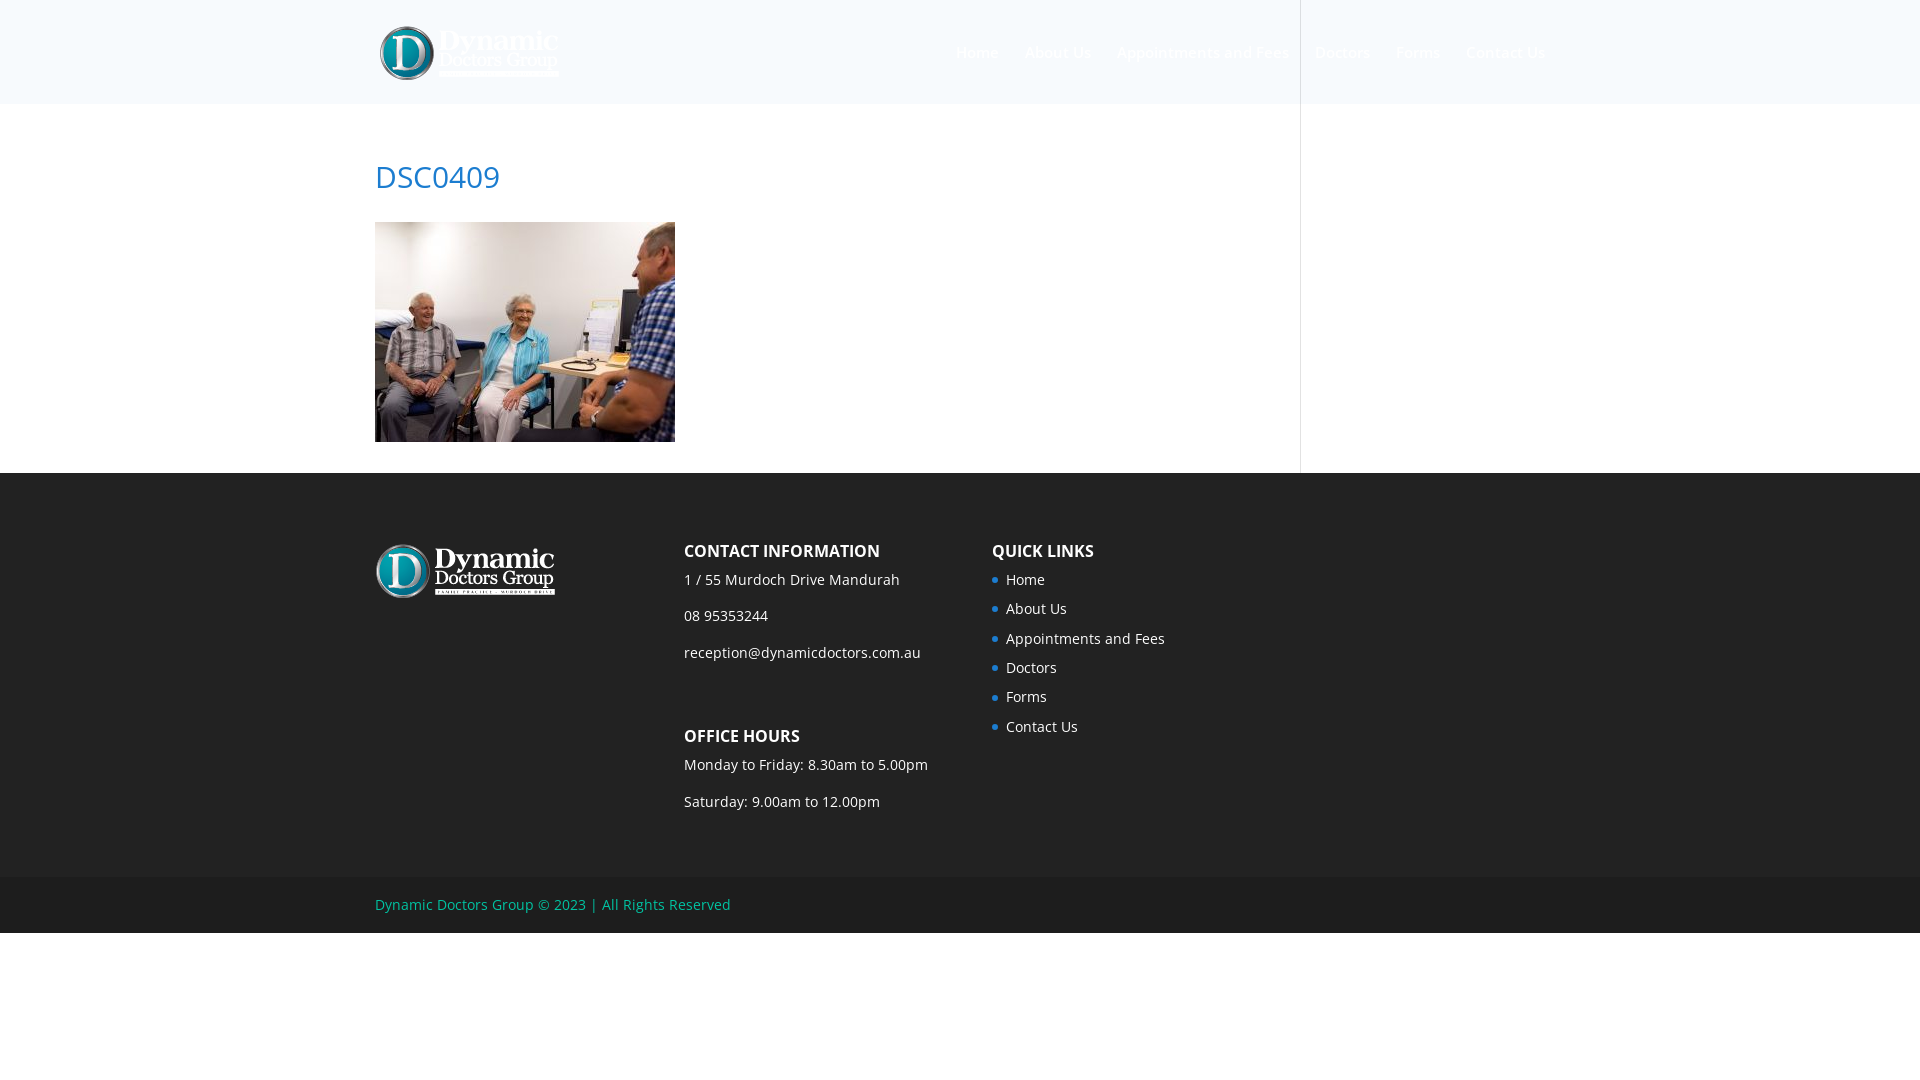 Image resolution: width=1920 pixels, height=1080 pixels. What do you see at coordinates (1465, 73) in the screenshot?
I see `'Contact Us'` at bounding box center [1465, 73].